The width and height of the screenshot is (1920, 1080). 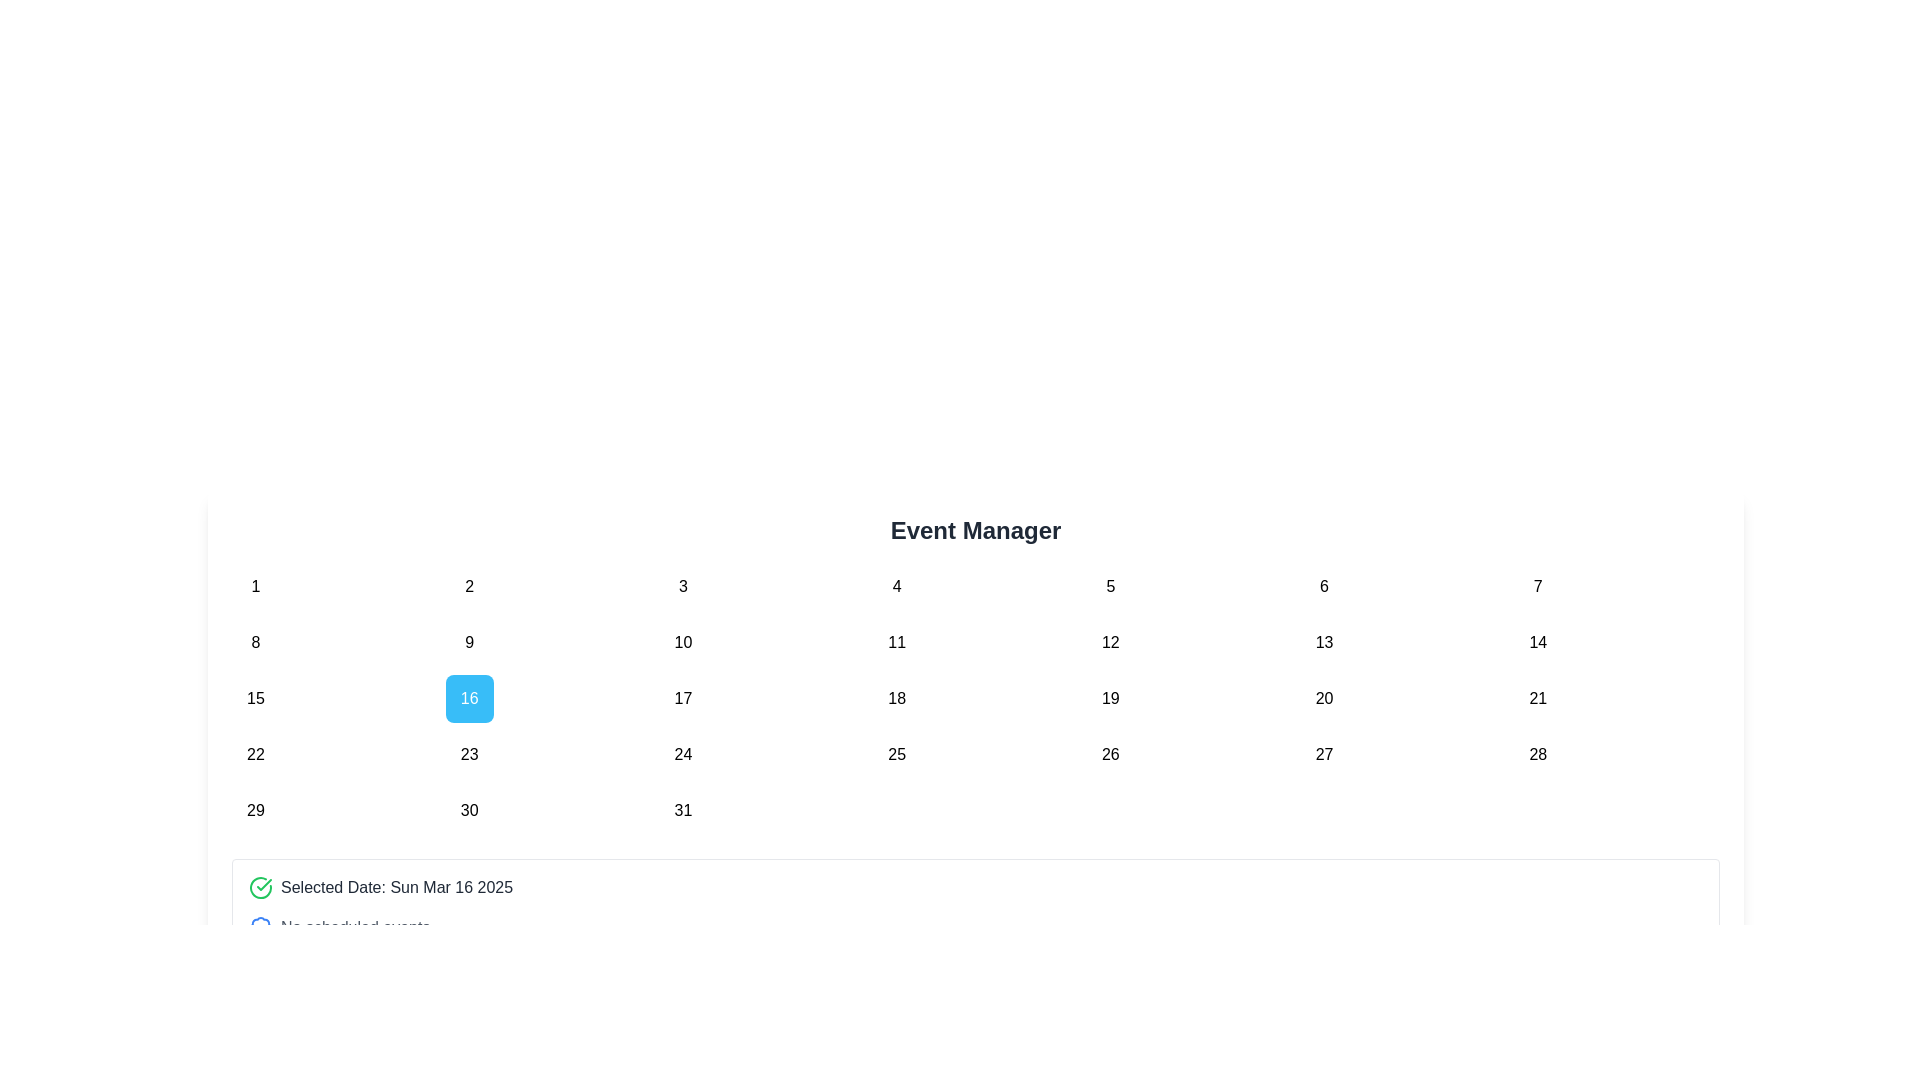 What do you see at coordinates (1537, 697) in the screenshot?
I see `the square button displaying '21' with a rounded border, located in the last column of the third row under 'Event Manager'` at bounding box center [1537, 697].